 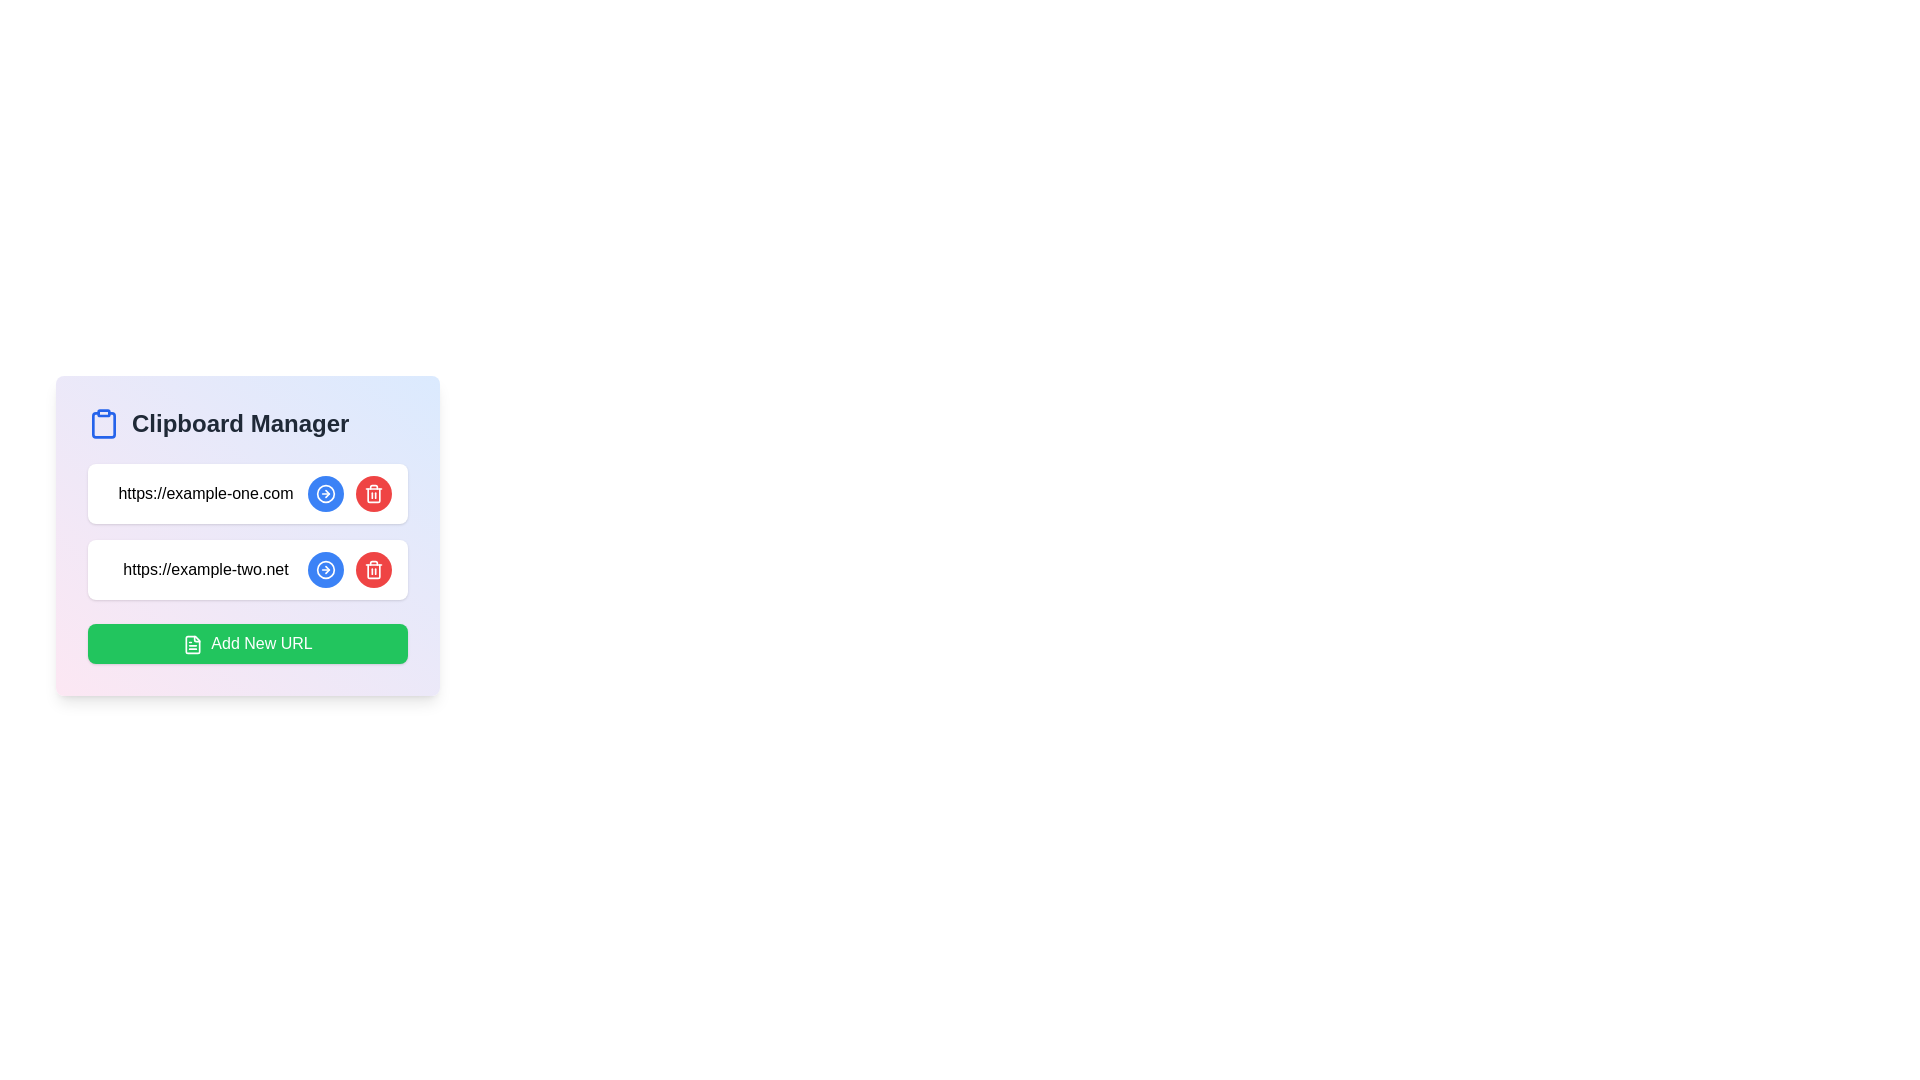 I want to click on the icon button located to the right of 'https://example-two.net' in the second row, which initiates an action related to the associated URL, so click(x=326, y=493).